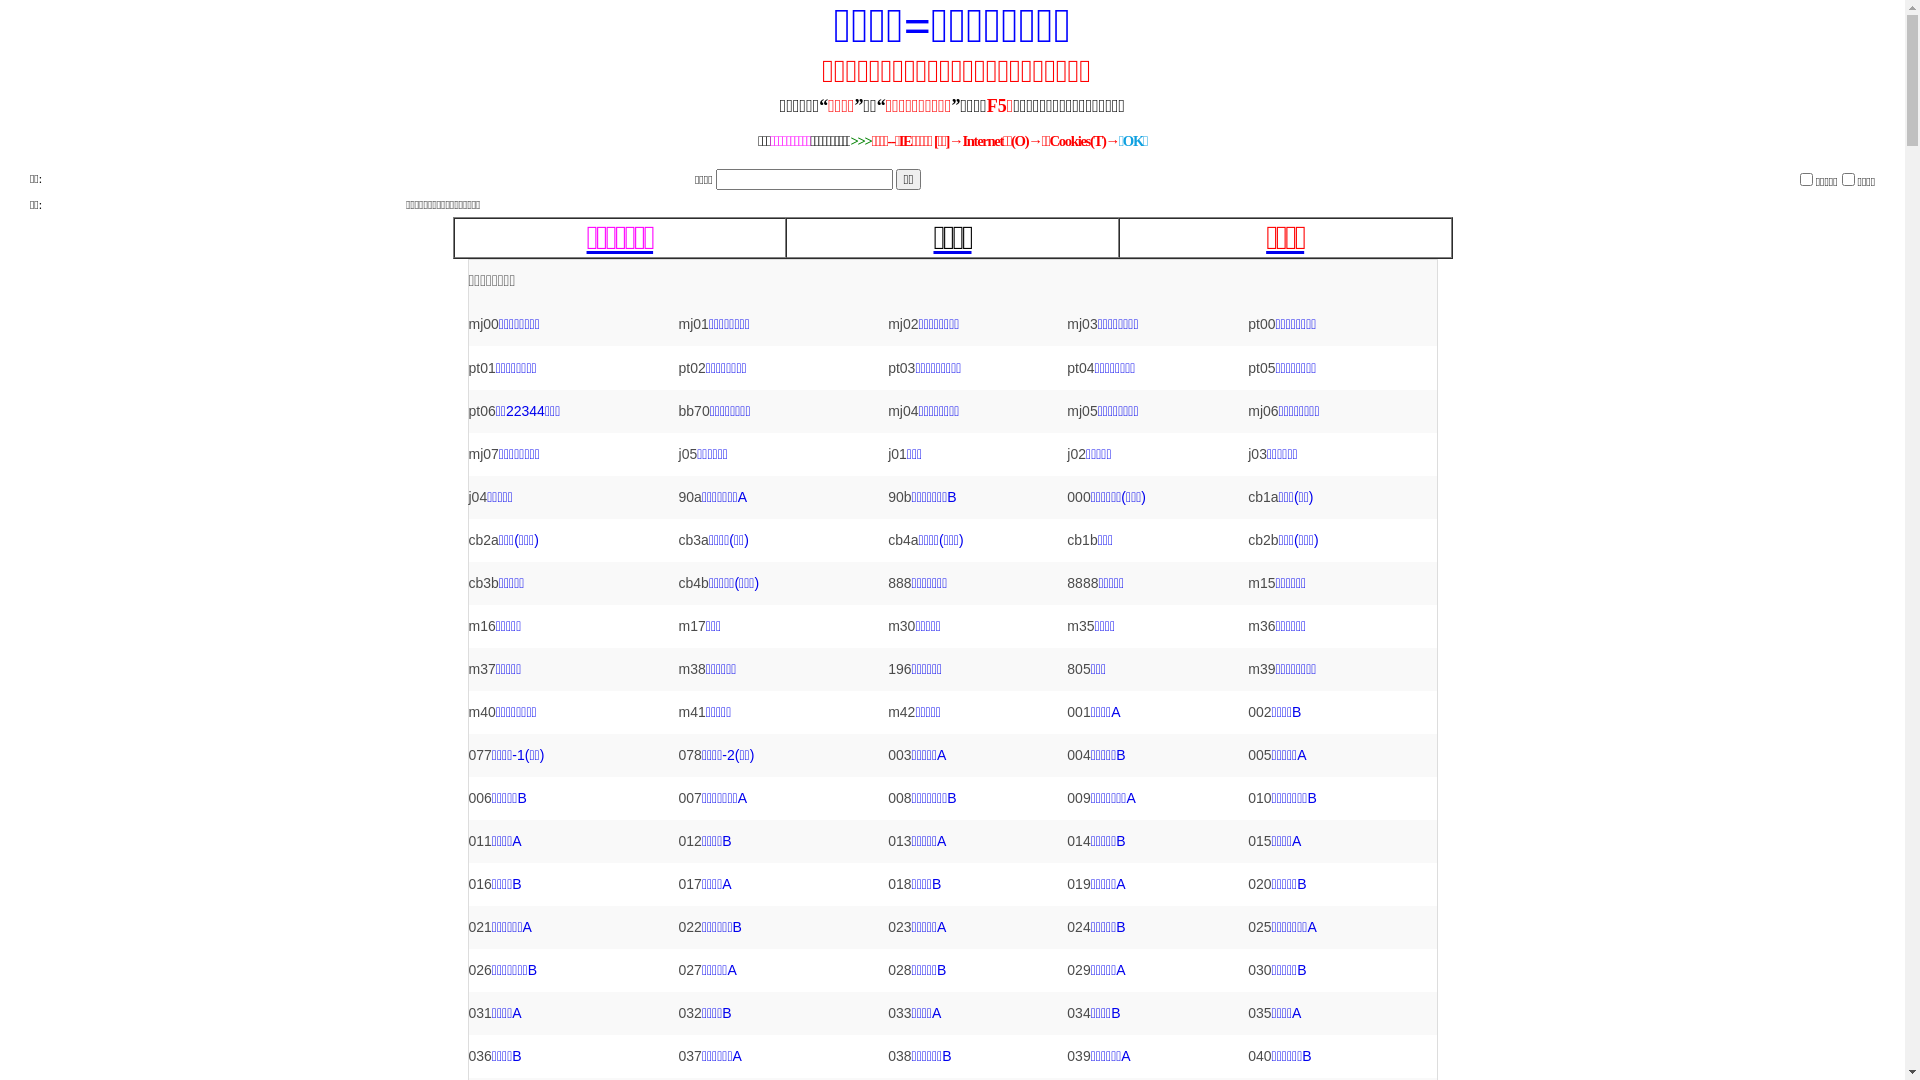 Image resolution: width=1920 pixels, height=1080 pixels. Describe the element at coordinates (692, 367) in the screenshot. I see `'pt02'` at that location.